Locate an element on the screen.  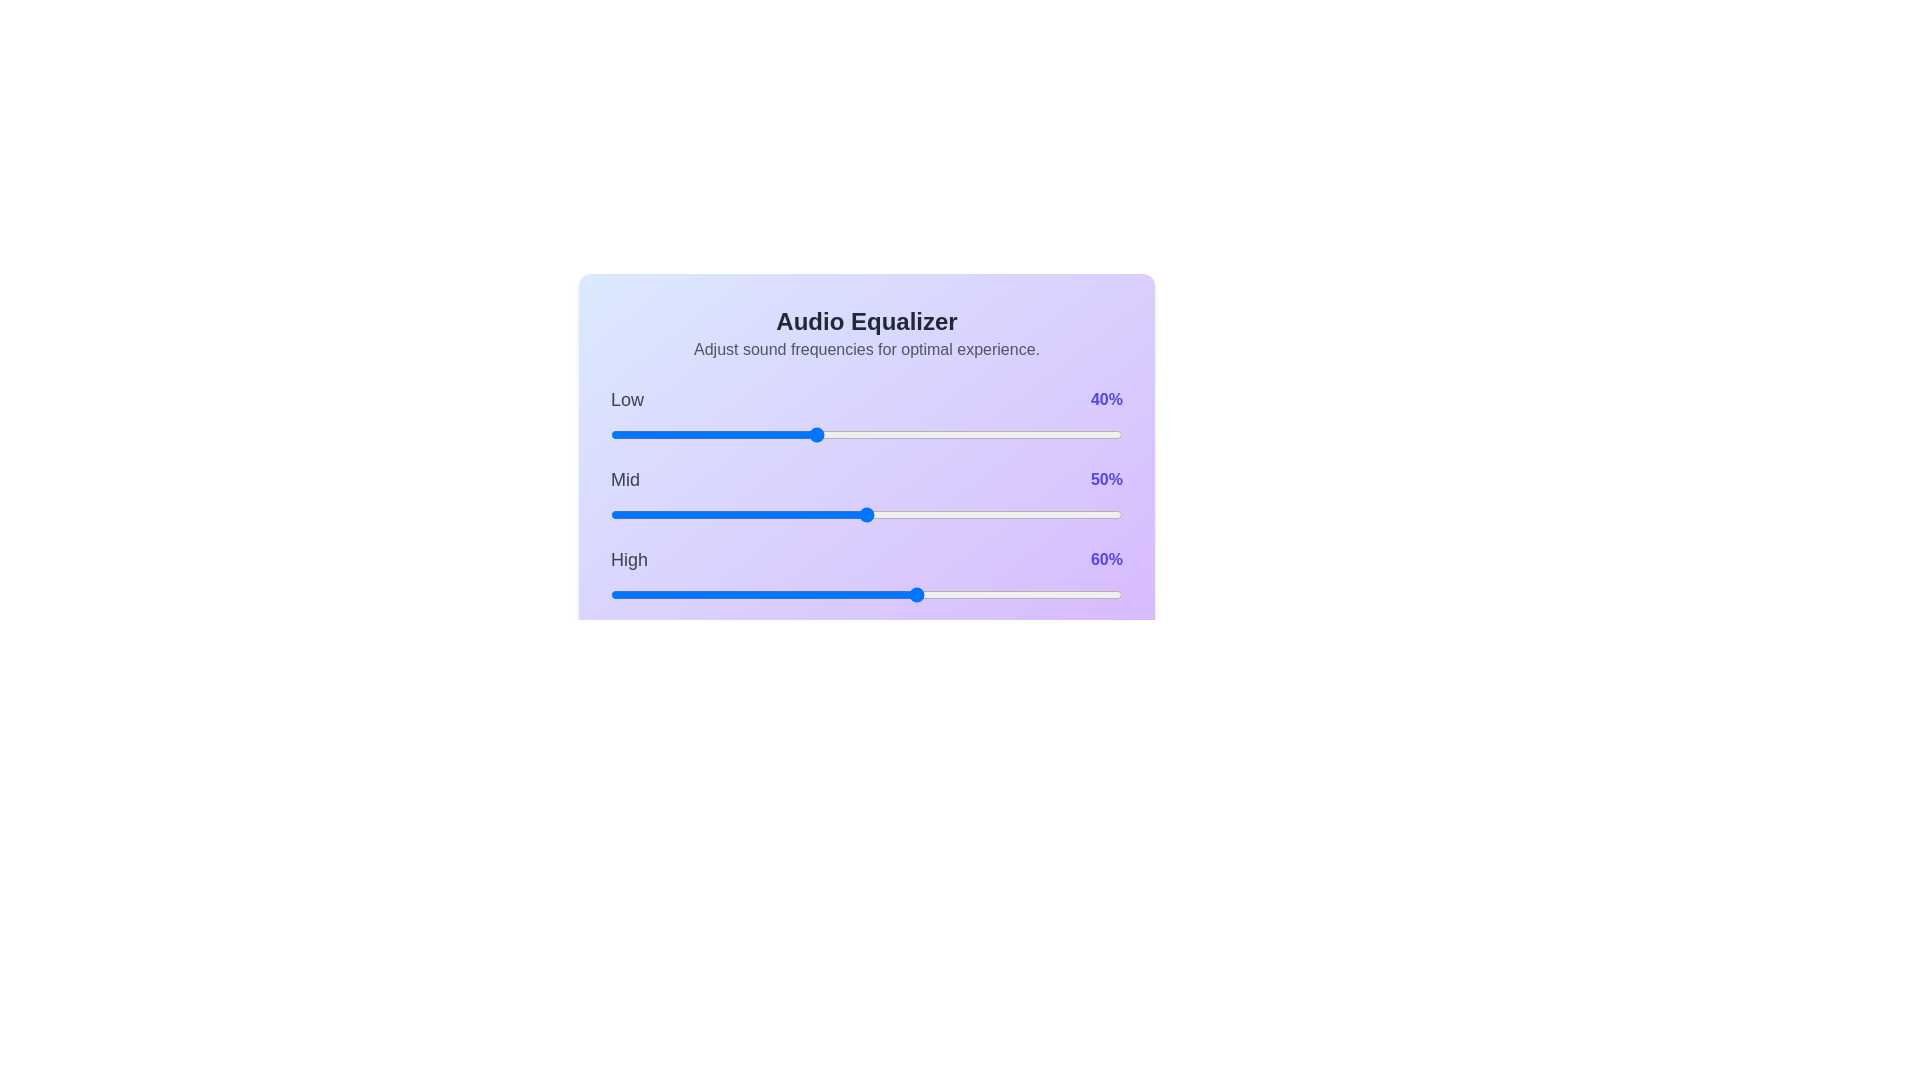
the low frequency slider to 43% is located at coordinates (831, 434).